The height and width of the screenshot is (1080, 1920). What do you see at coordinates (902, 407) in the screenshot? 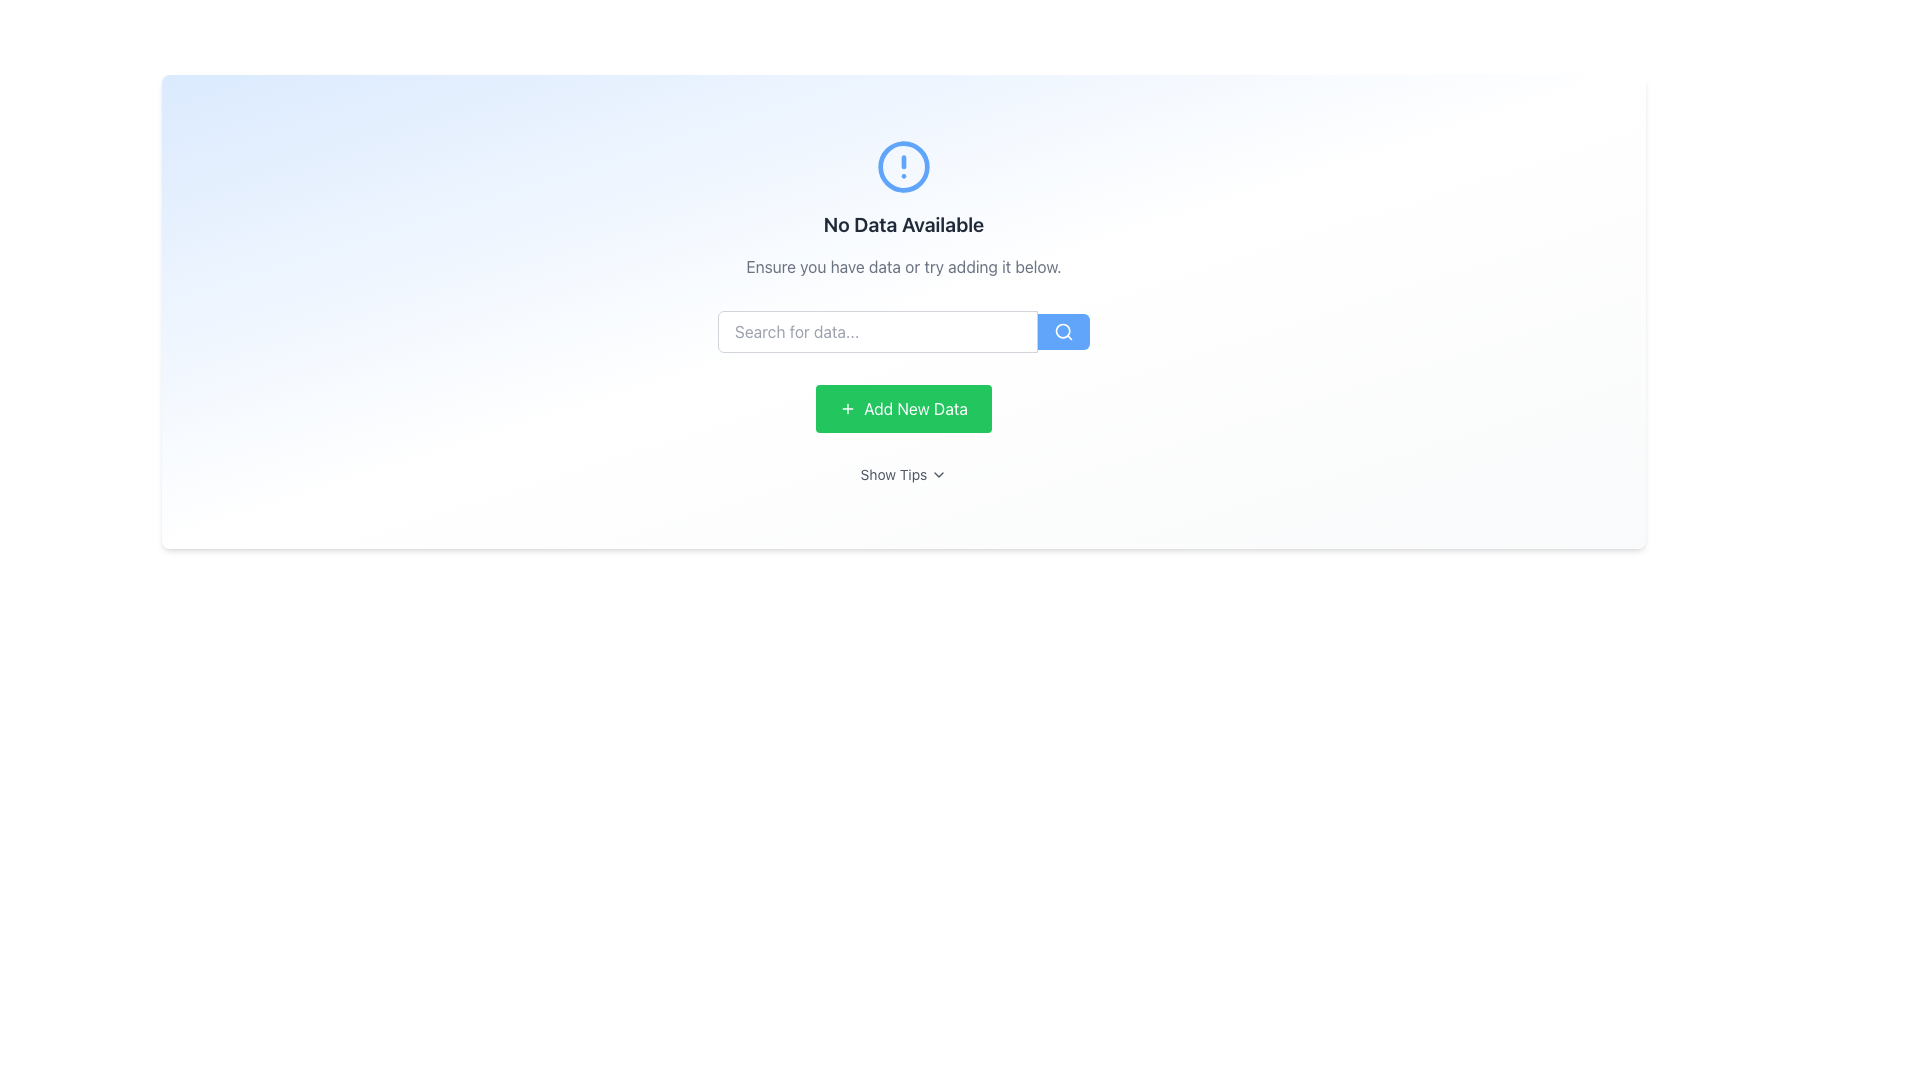
I see `the green rectangular button labeled 'Add New Data' located in the 'No Data Available' section` at bounding box center [902, 407].